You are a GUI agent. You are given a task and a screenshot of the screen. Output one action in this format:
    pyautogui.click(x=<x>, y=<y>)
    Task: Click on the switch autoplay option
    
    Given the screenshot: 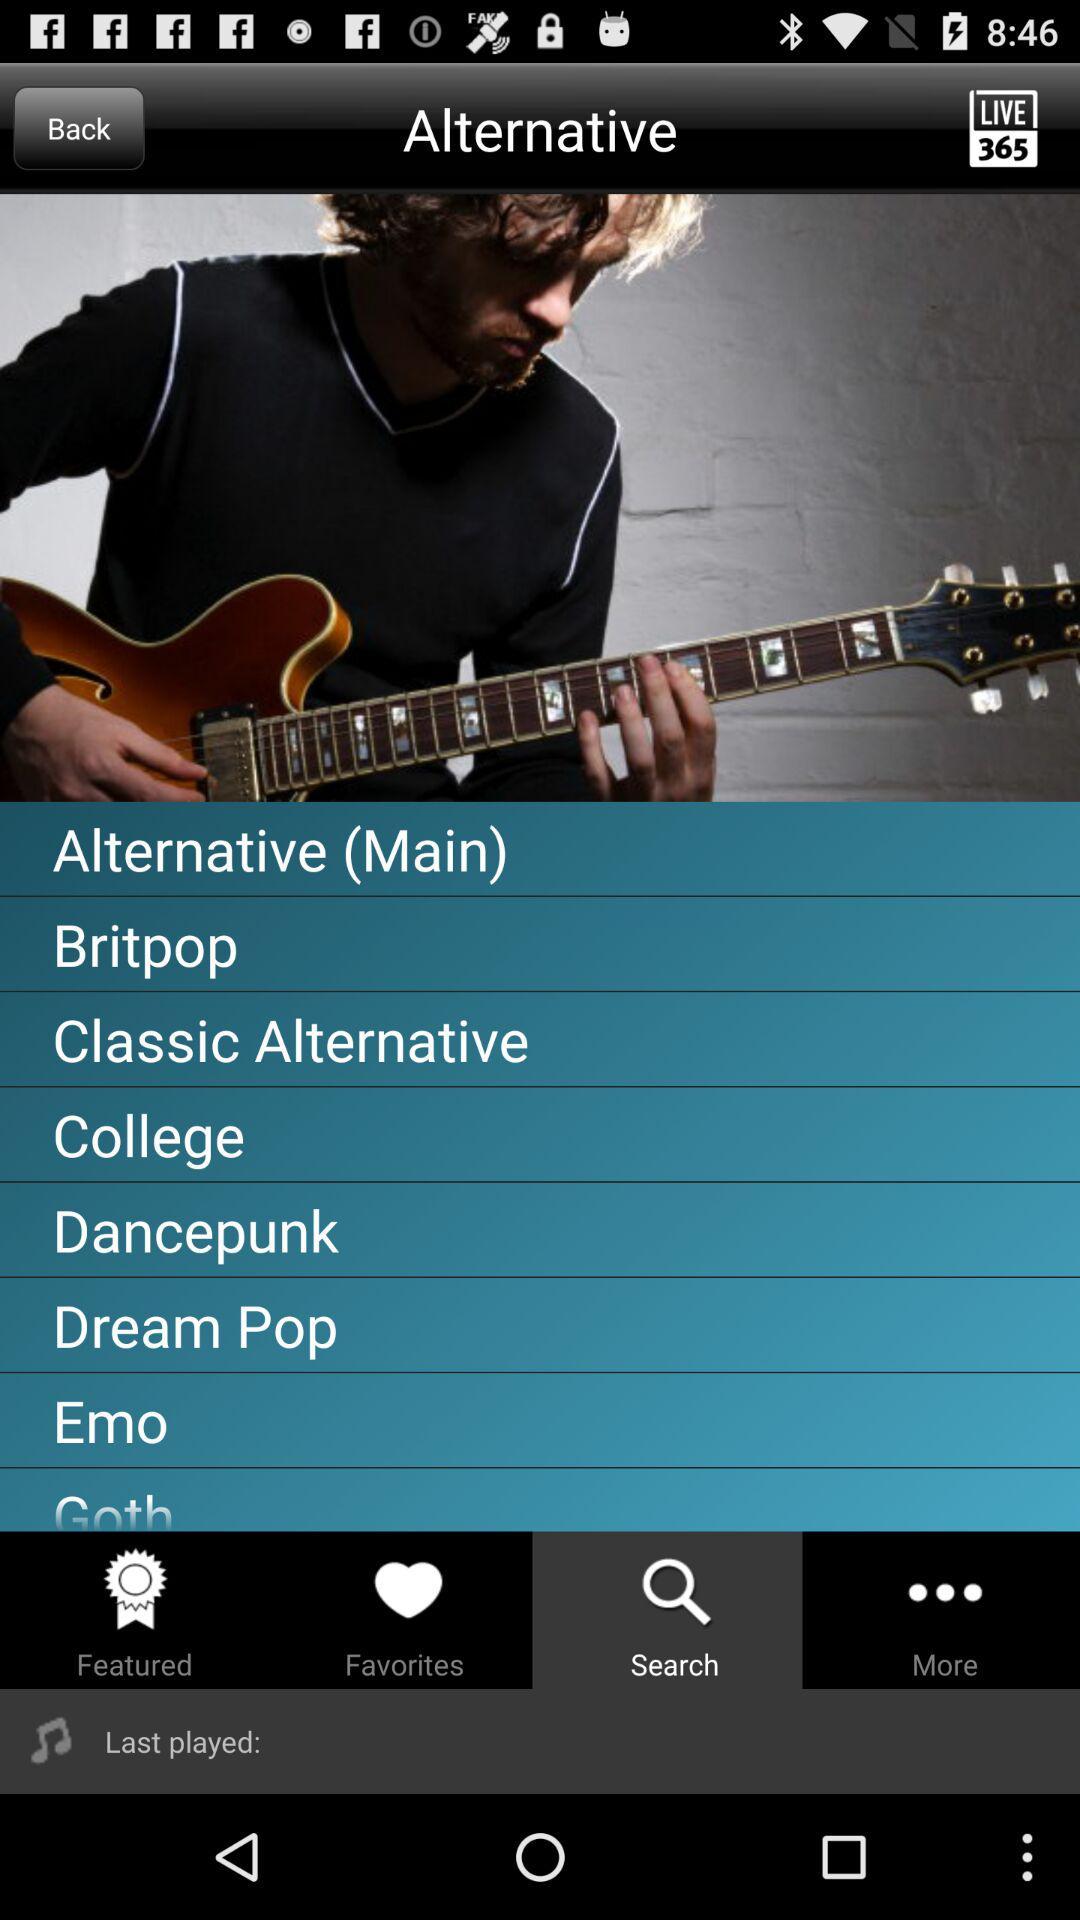 What is the action you would take?
    pyautogui.click(x=540, y=498)
    